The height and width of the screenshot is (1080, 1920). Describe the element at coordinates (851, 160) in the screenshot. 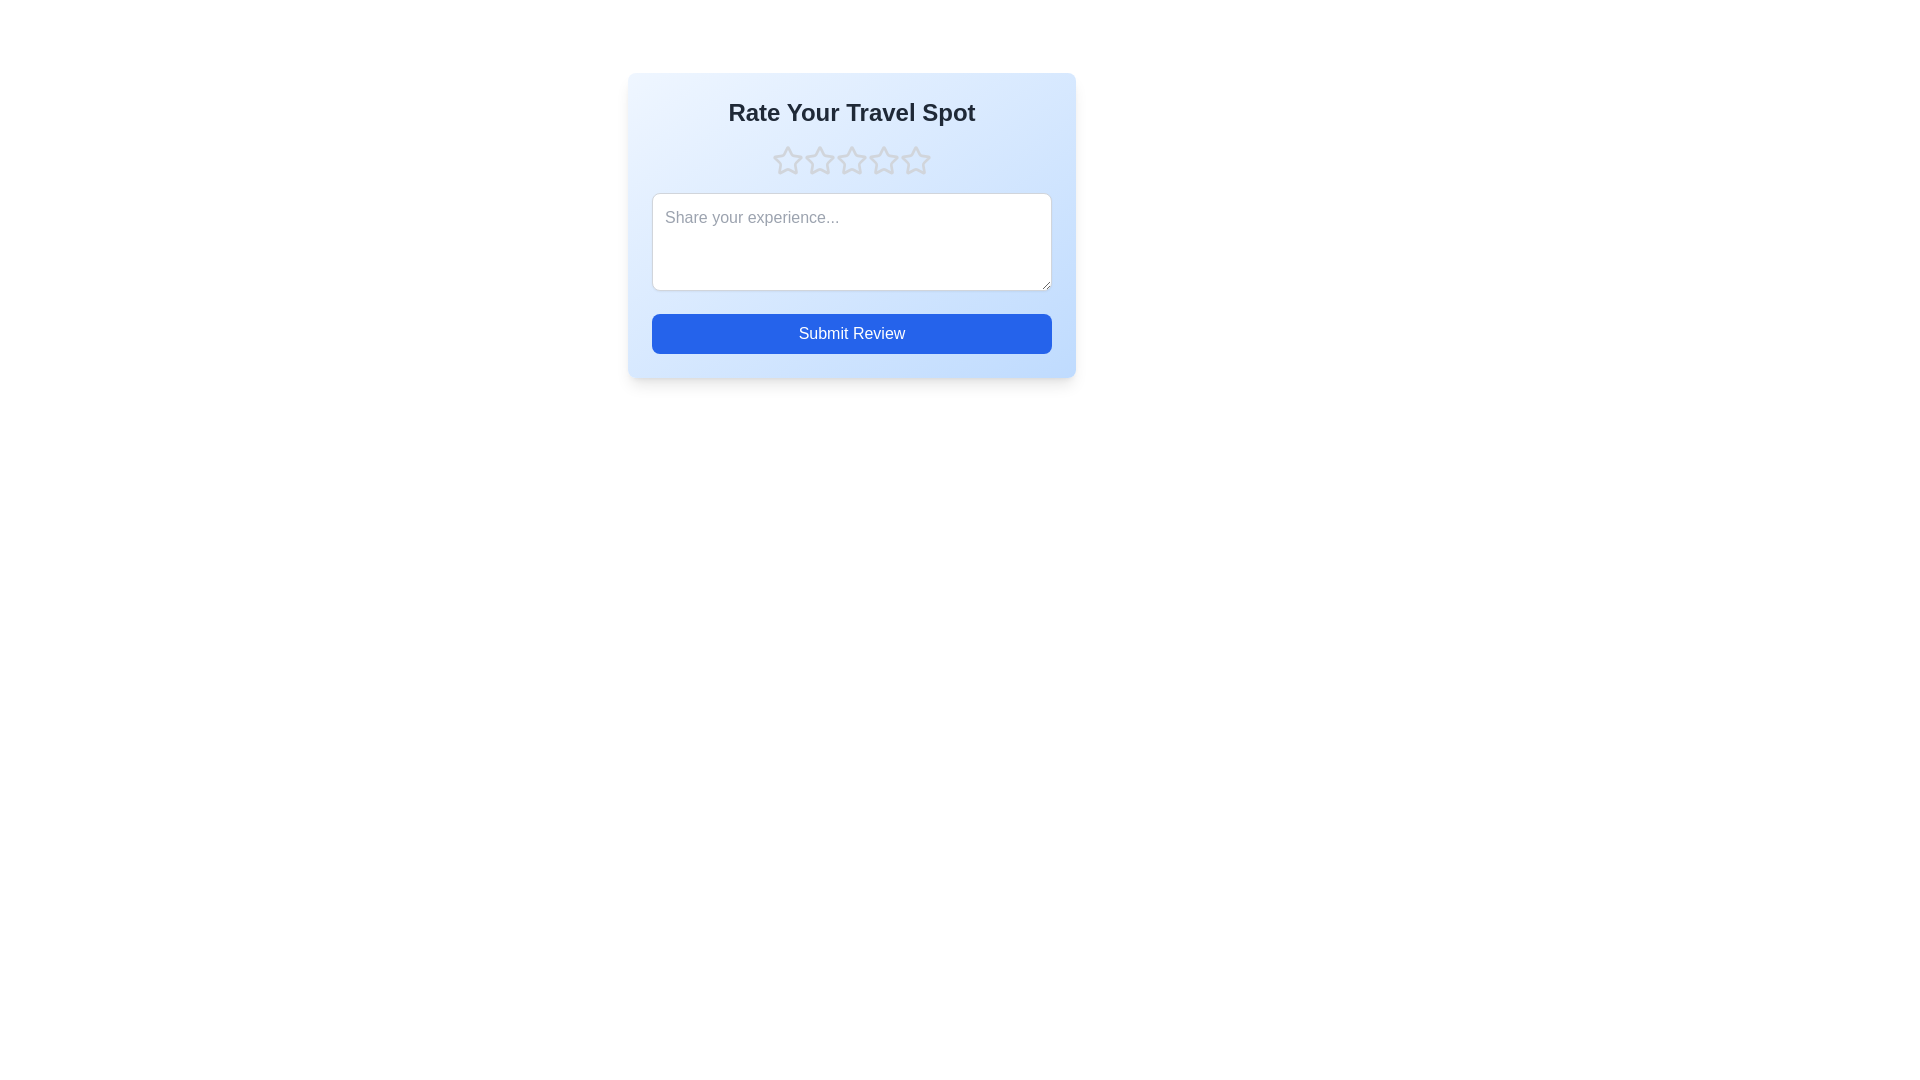

I see `the travel spot rating to 3 stars by clicking on the corresponding star` at that location.